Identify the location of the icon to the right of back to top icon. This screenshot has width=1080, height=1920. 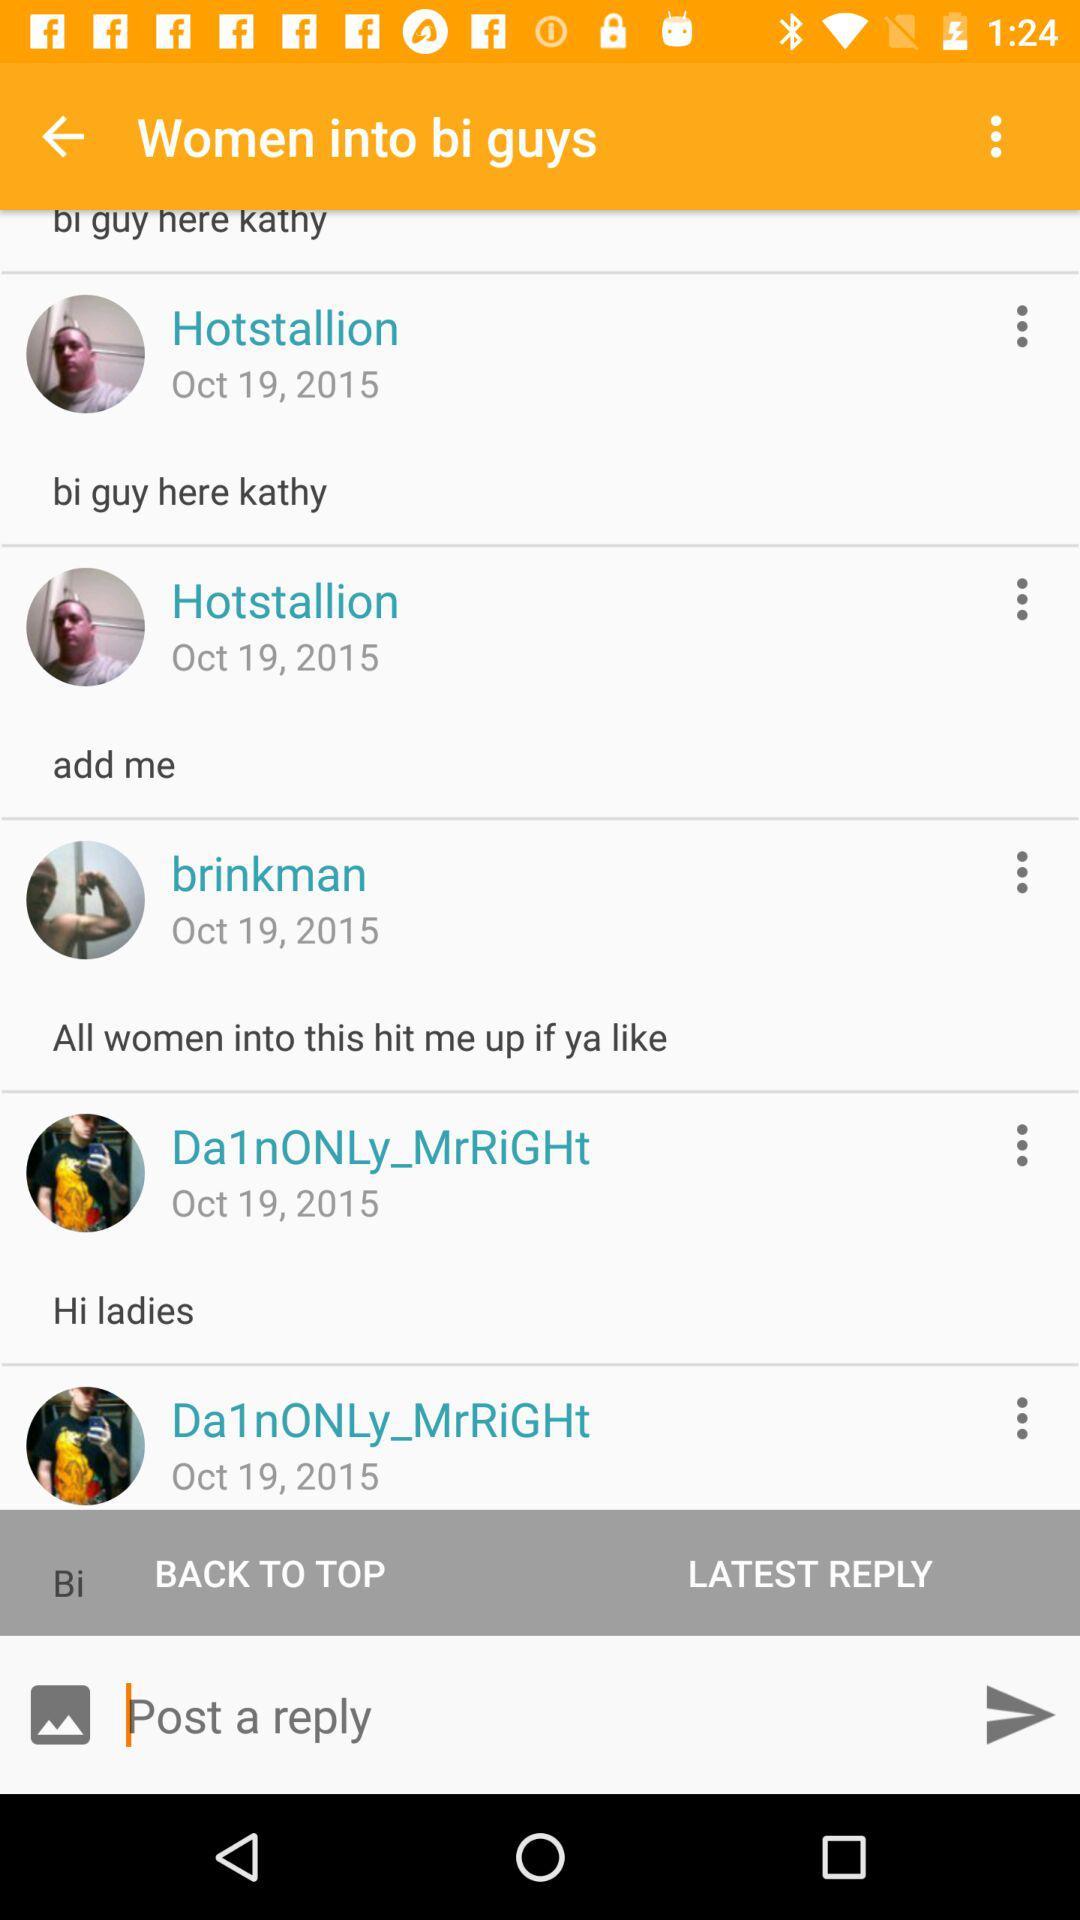
(810, 1571).